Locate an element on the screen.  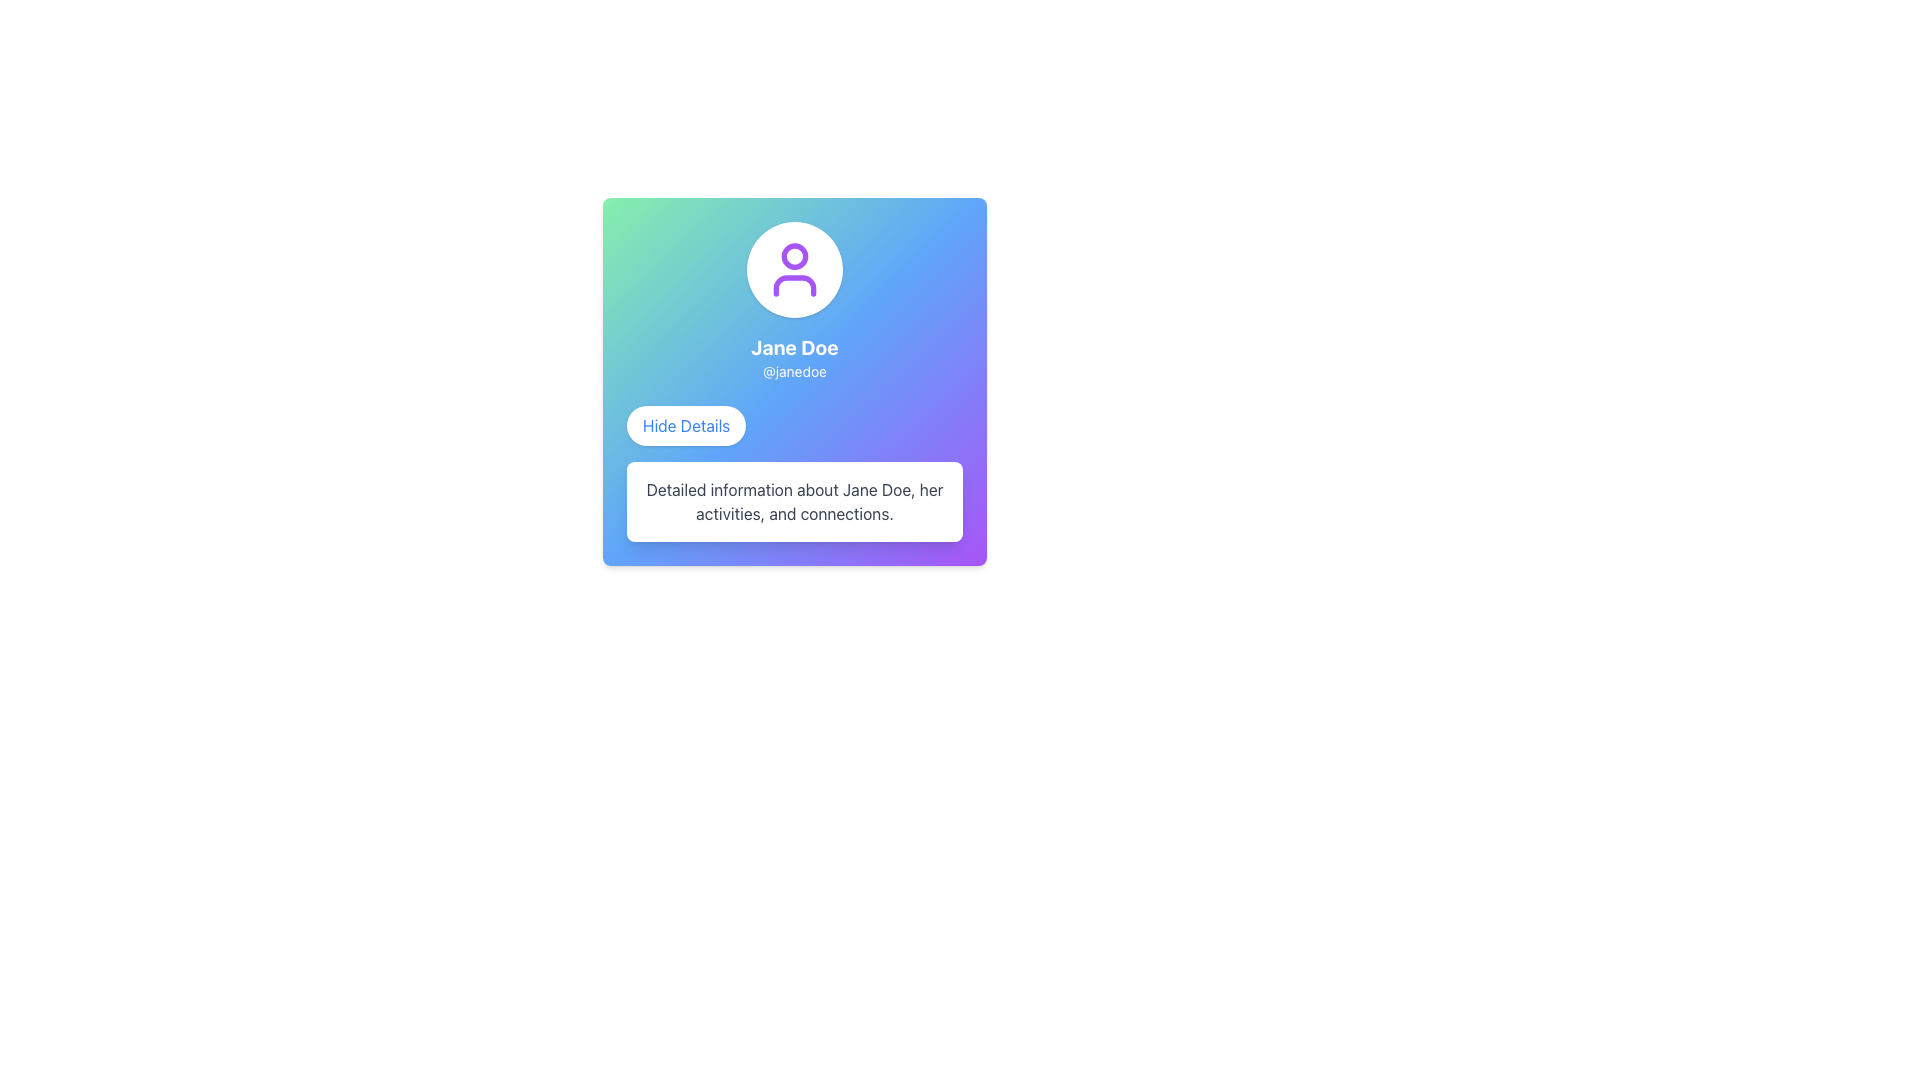
the SVG graphical circle component that represents the head within the user-themed icon, located at the top of the profile card is located at coordinates (794, 254).